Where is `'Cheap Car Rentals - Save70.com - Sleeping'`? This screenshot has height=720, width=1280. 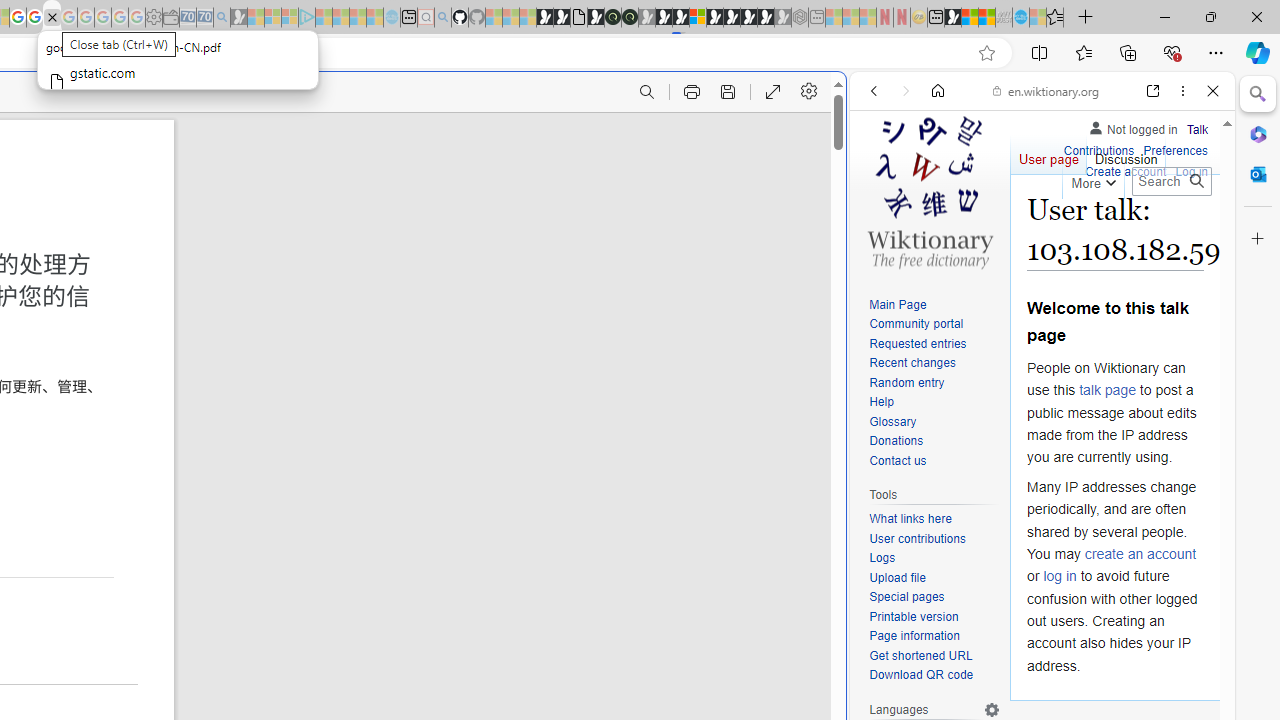 'Cheap Car Rentals - Save70.com - Sleeping' is located at coordinates (204, 17).